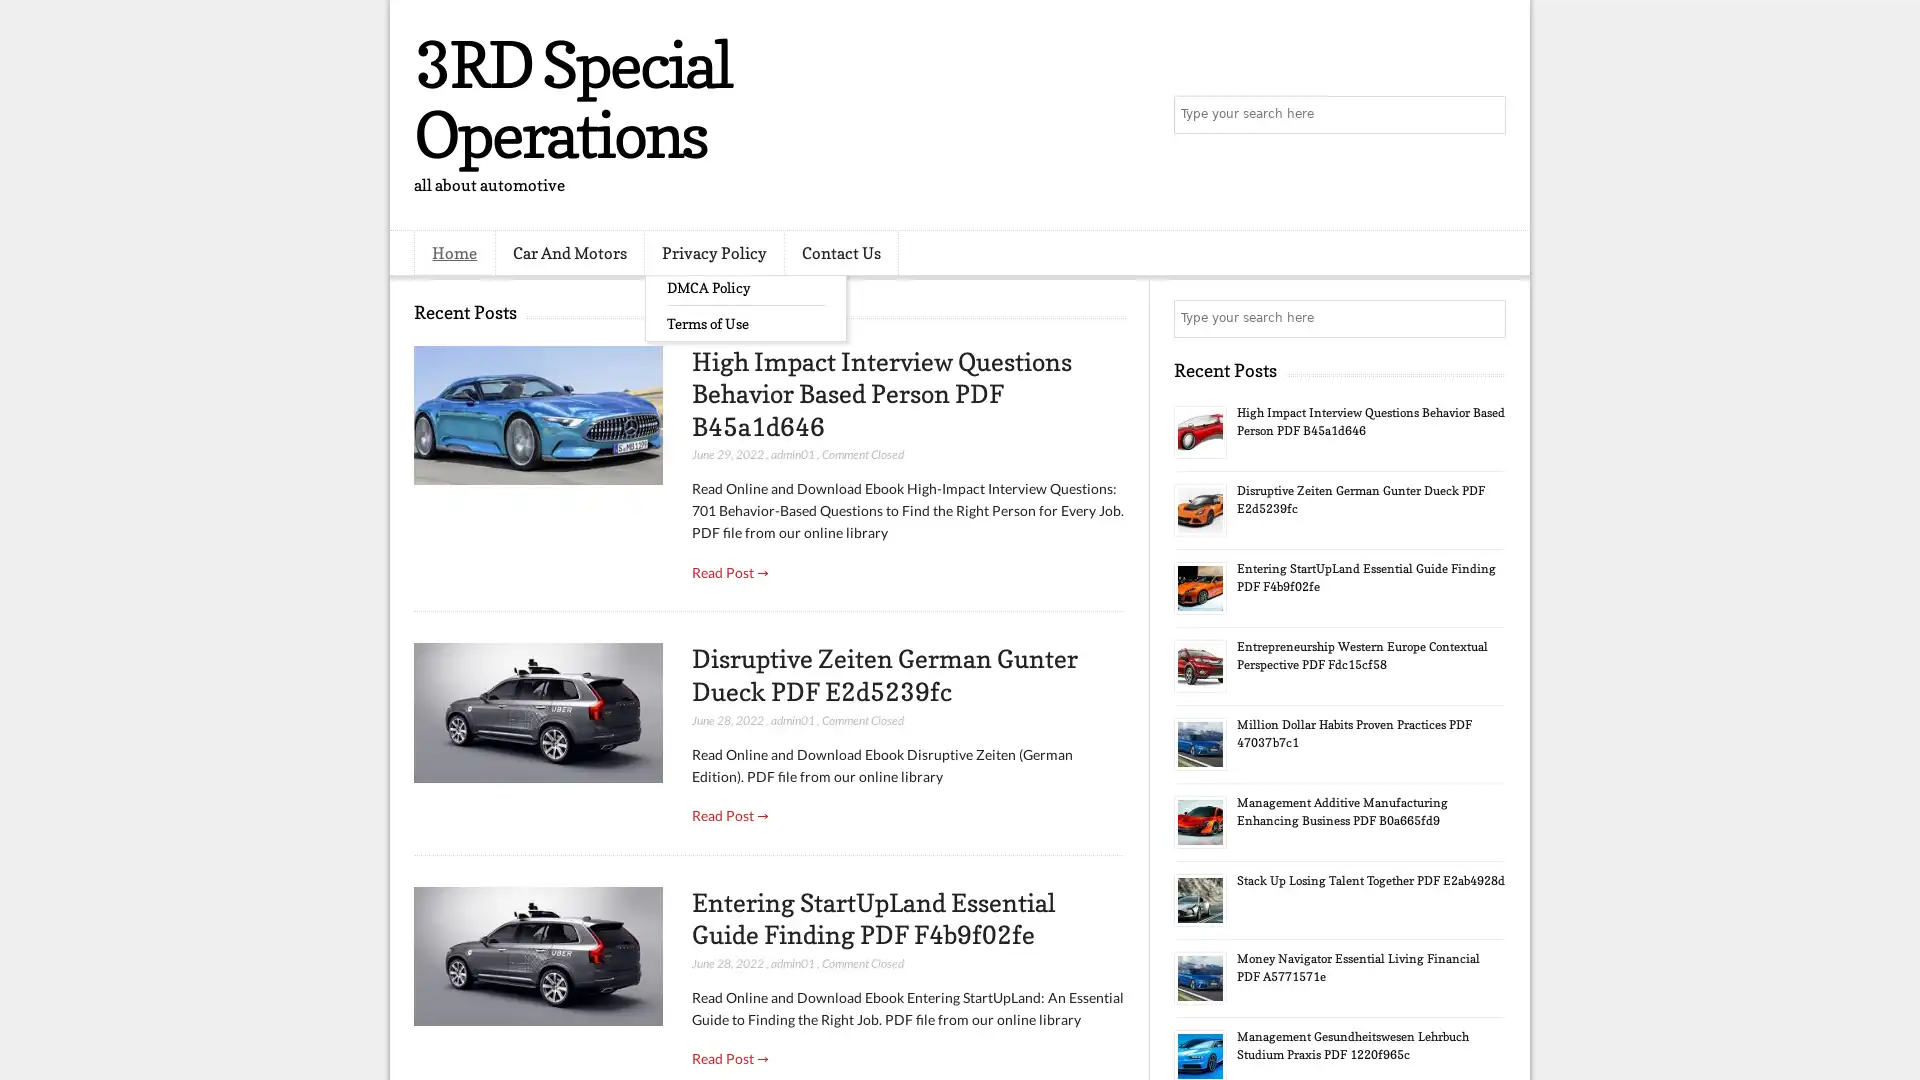  Describe the element at coordinates (1485, 115) in the screenshot. I see `Search` at that location.